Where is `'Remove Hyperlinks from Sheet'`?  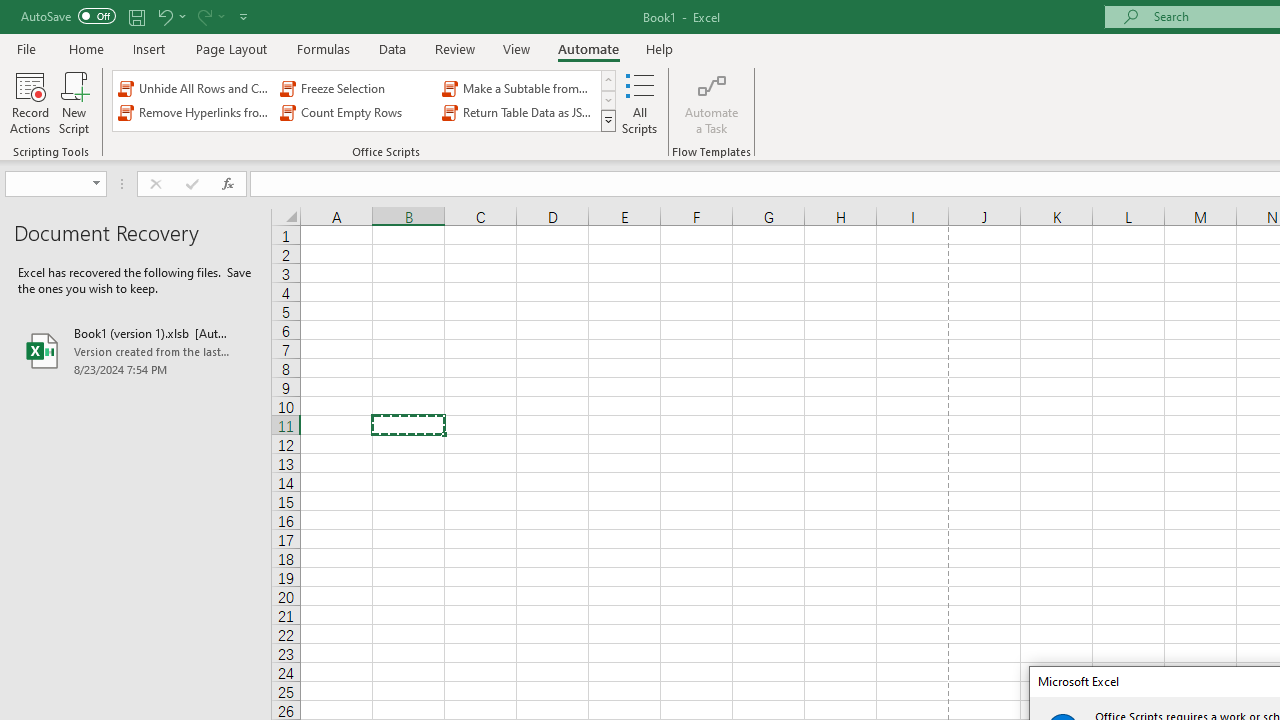 'Remove Hyperlinks from Sheet' is located at coordinates (195, 113).